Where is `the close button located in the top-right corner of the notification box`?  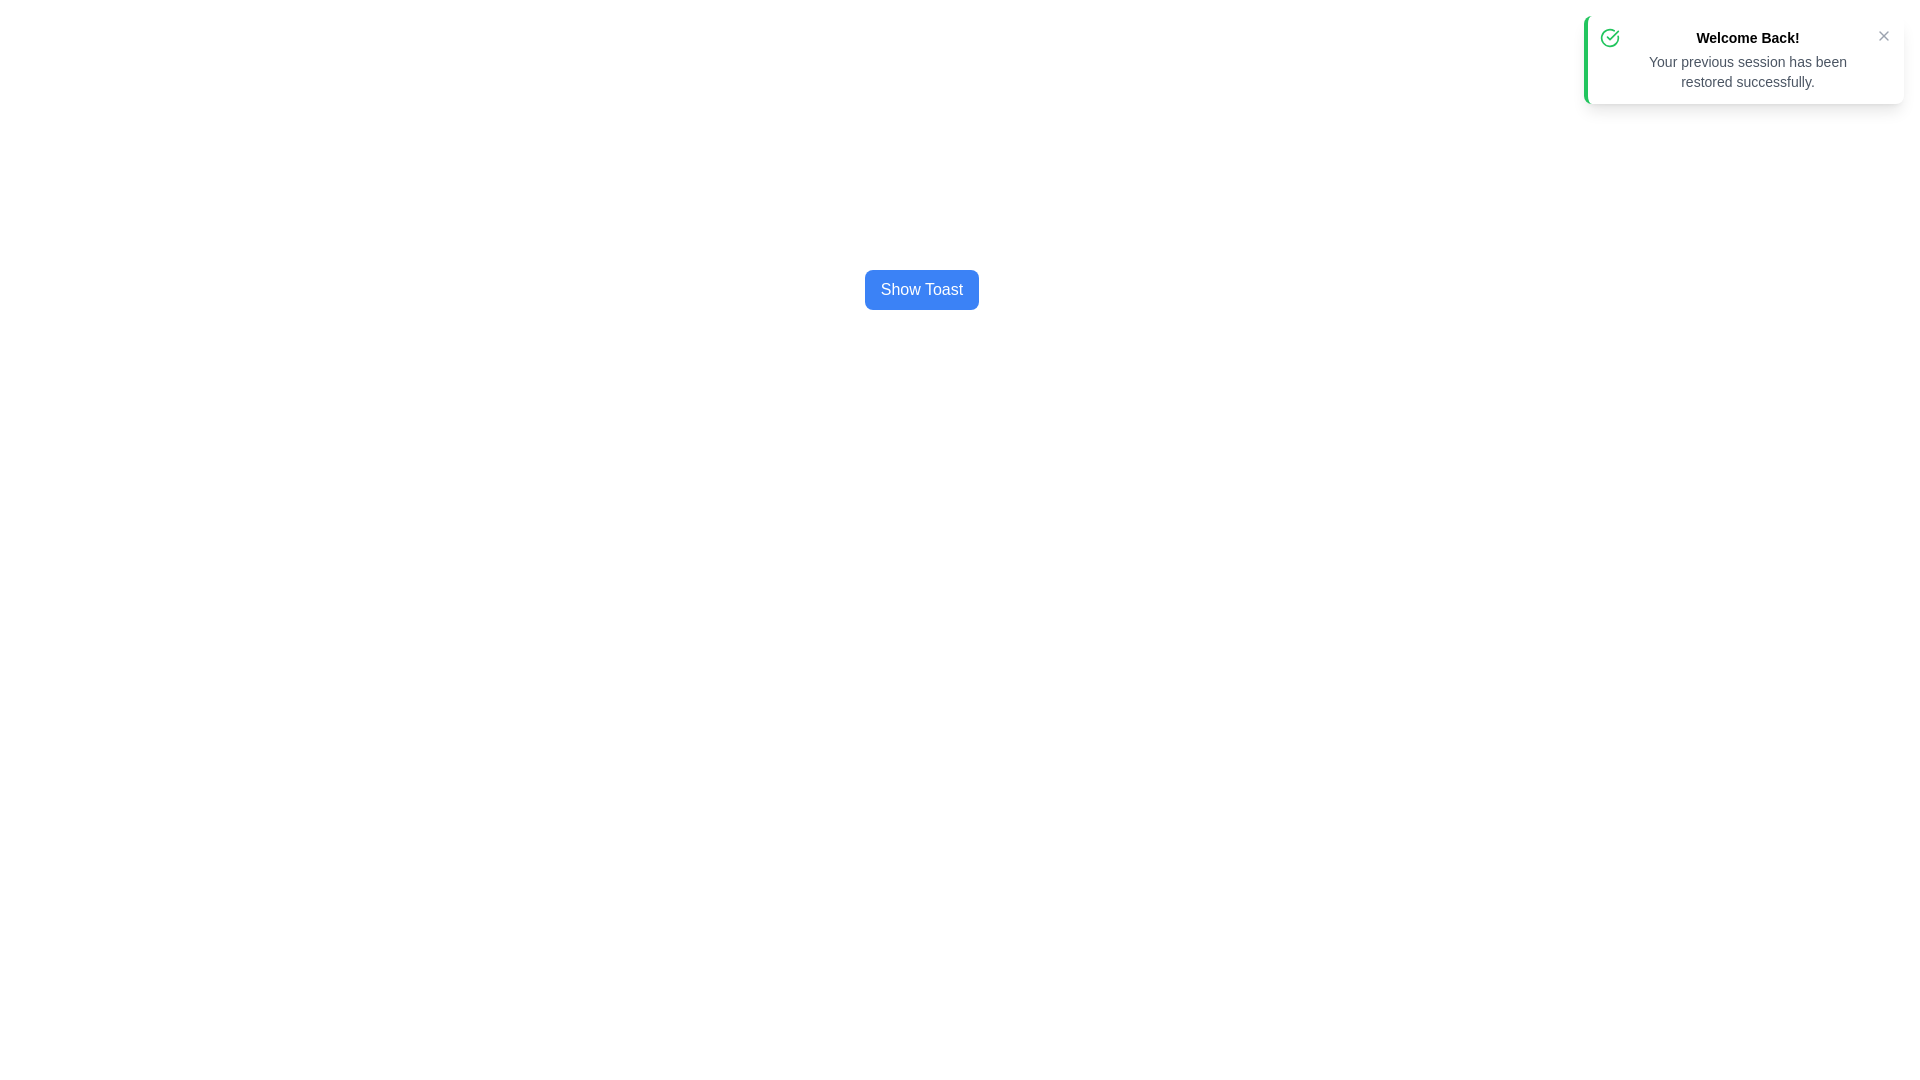
the close button located in the top-right corner of the notification box is located at coordinates (1882, 35).